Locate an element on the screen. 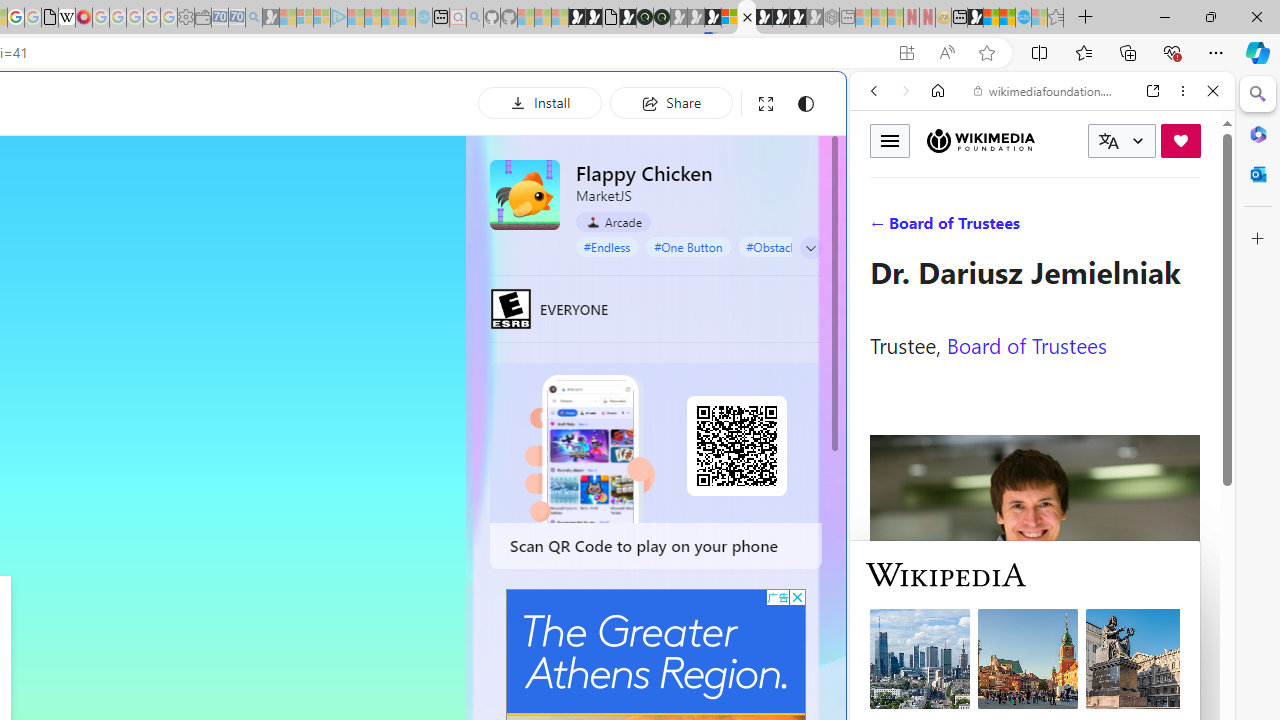 The height and width of the screenshot is (720, 1280). 'Class: control' is located at coordinates (811, 247).